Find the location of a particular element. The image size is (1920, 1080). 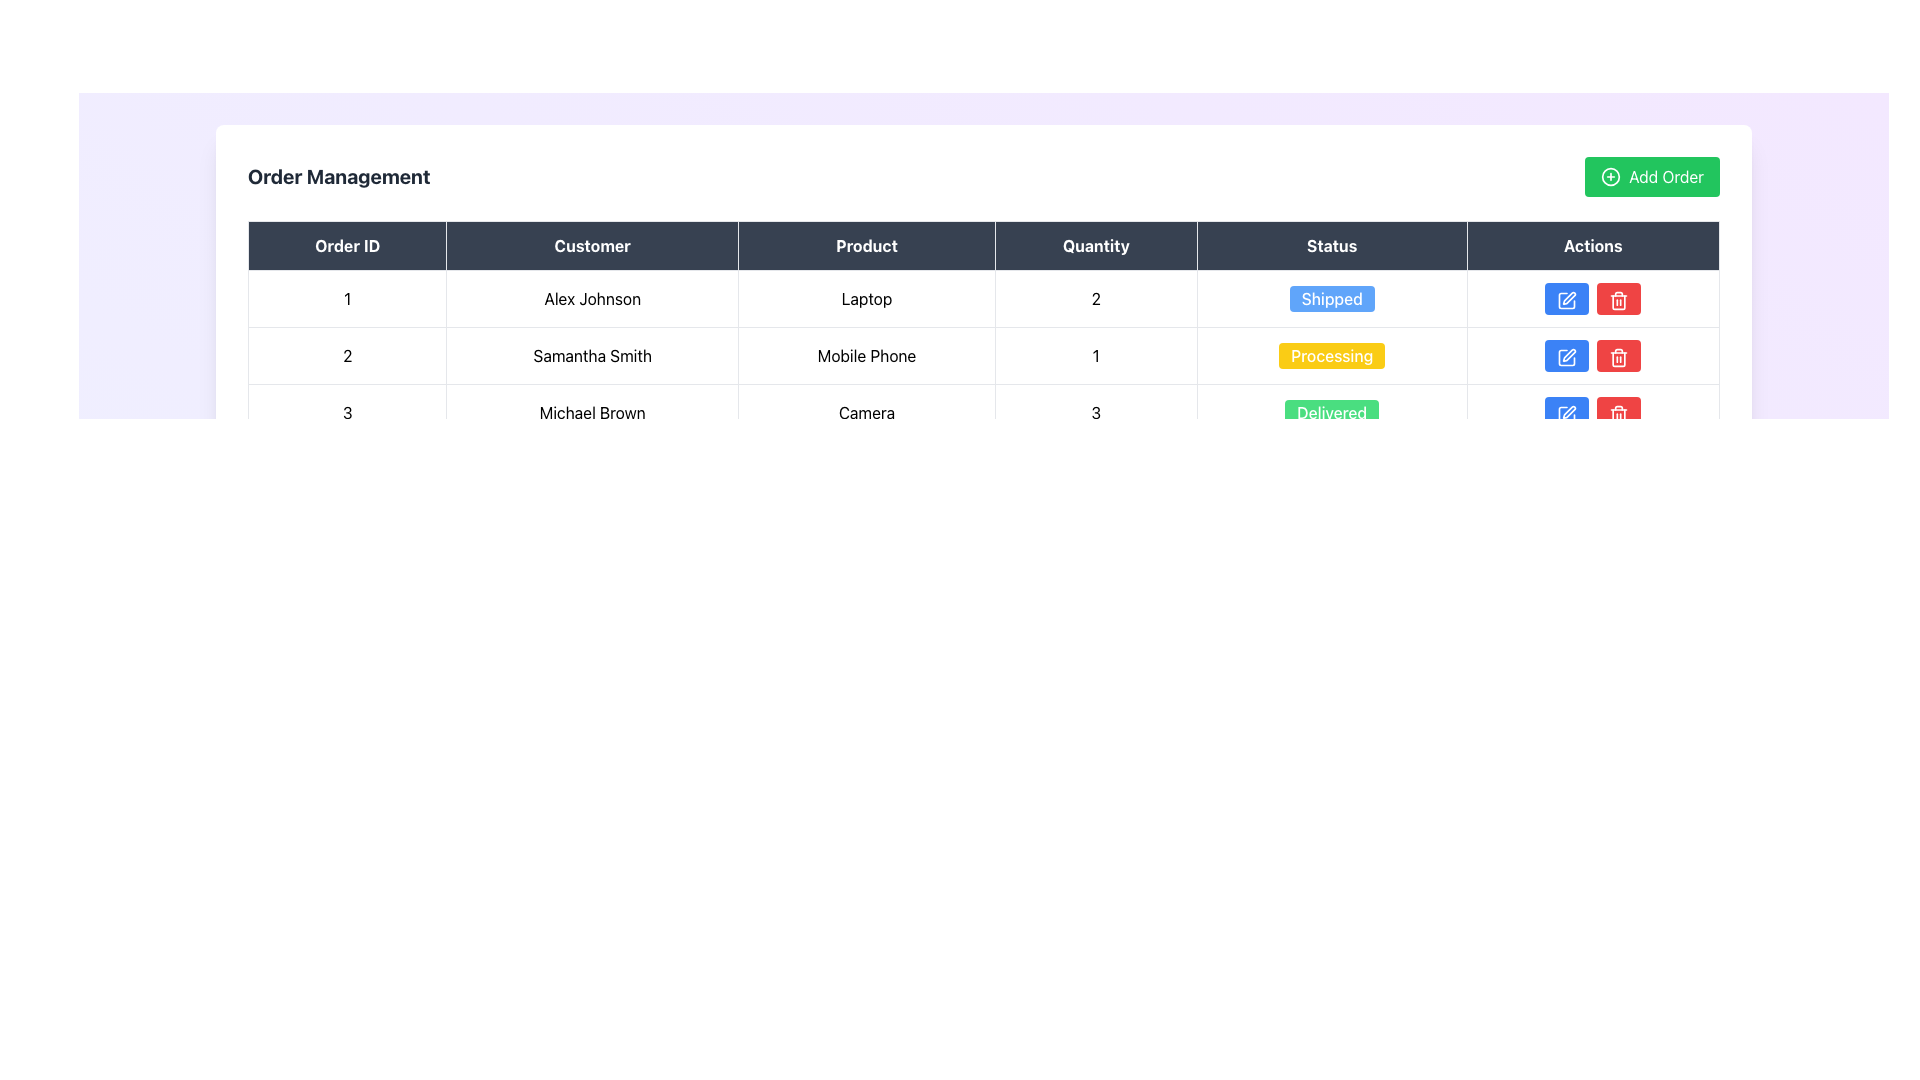

the Text label displaying the customer's name in the second column of the first row of the data table, located under the 'Customer' header is located at coordinates (591, 299).